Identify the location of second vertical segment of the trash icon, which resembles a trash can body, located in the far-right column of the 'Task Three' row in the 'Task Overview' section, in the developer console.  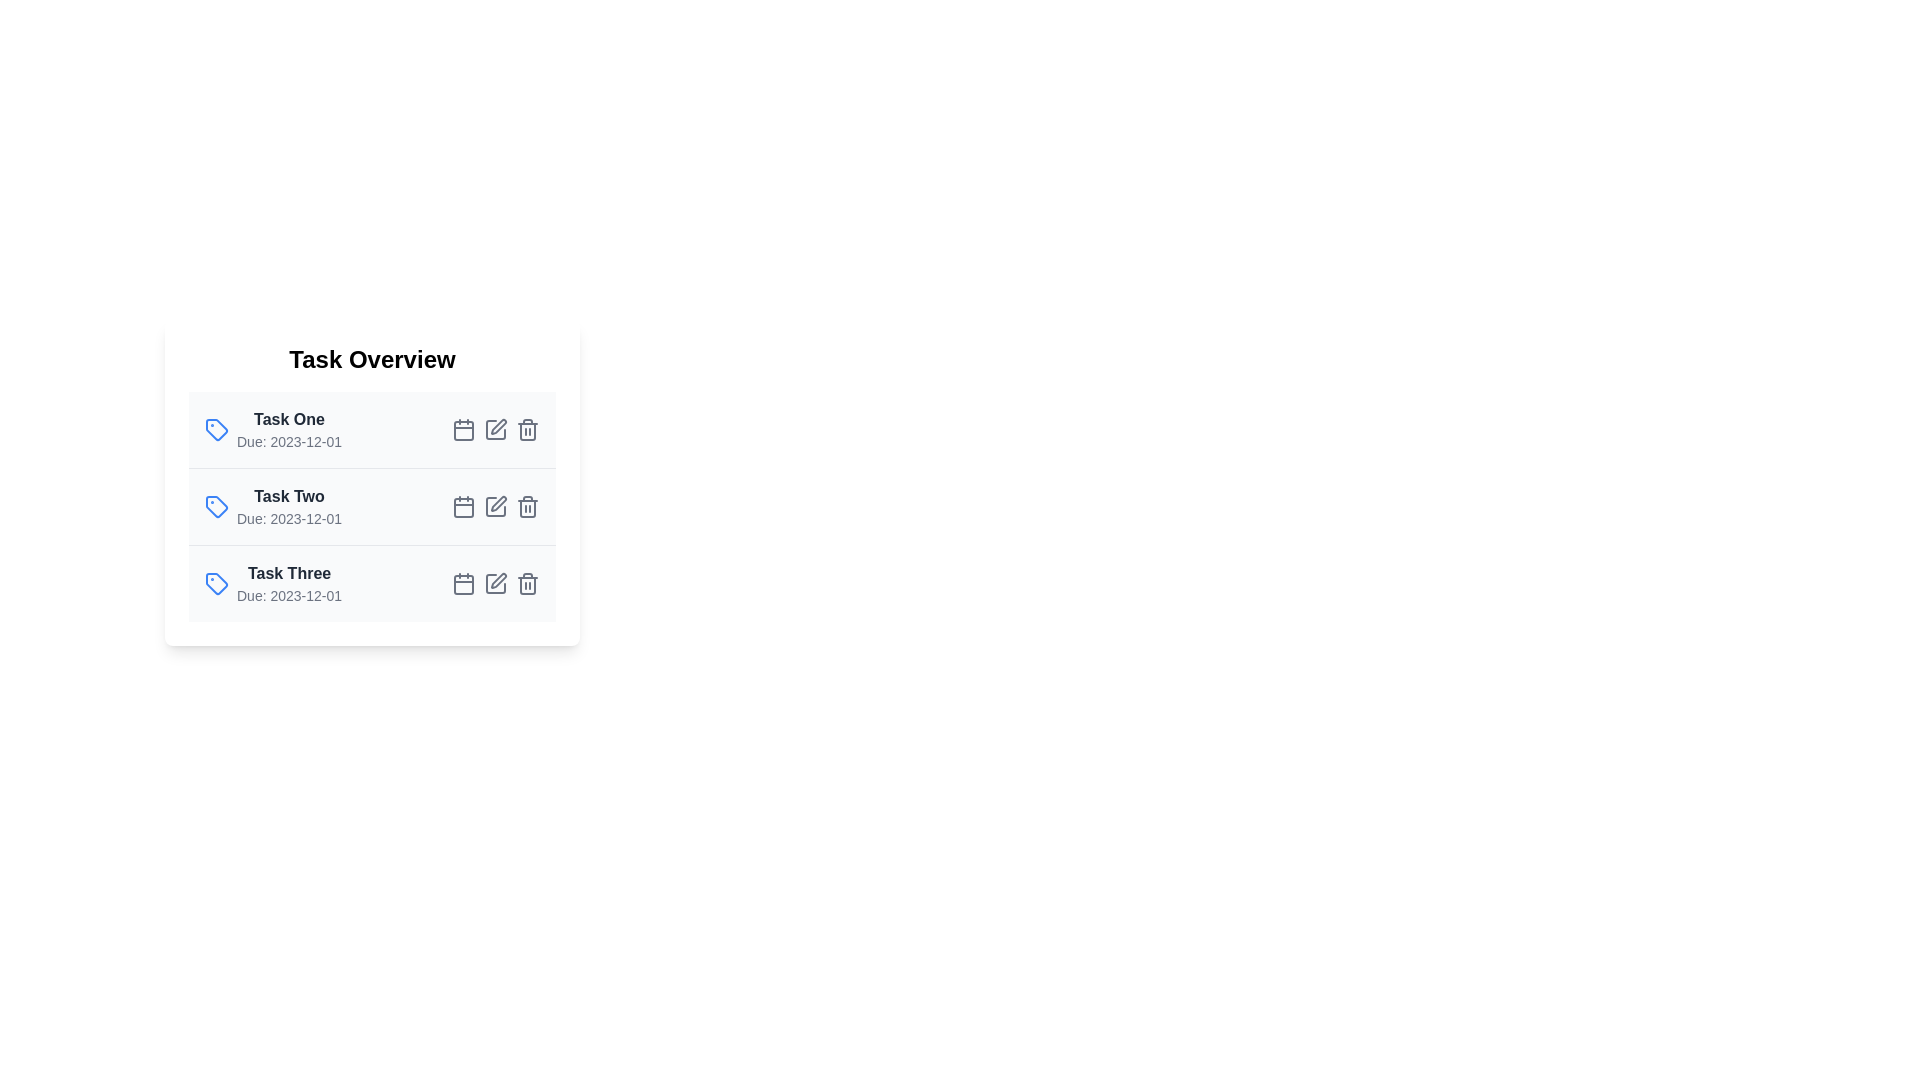
(528, 585).